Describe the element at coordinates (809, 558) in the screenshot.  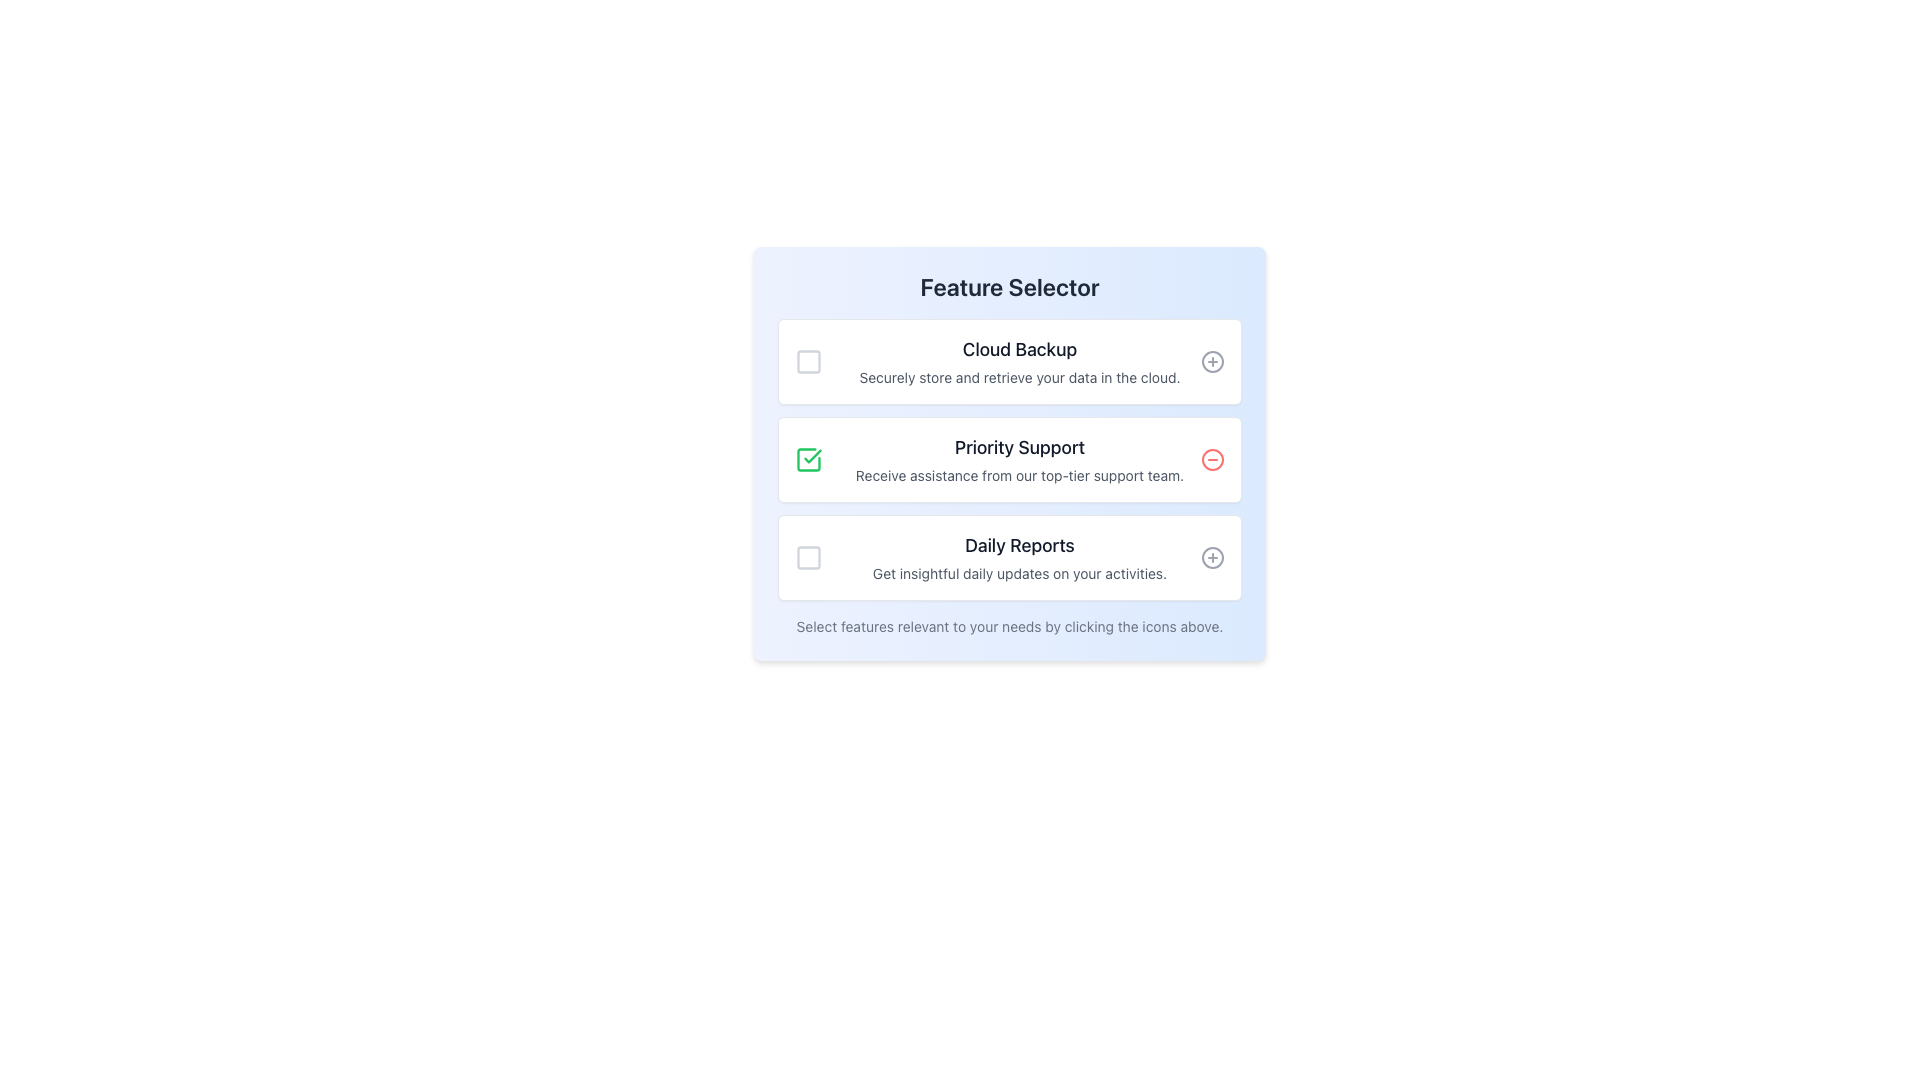
I see `the checkbox icon with a light gray border in the 'Daily Reports' card` at that location.